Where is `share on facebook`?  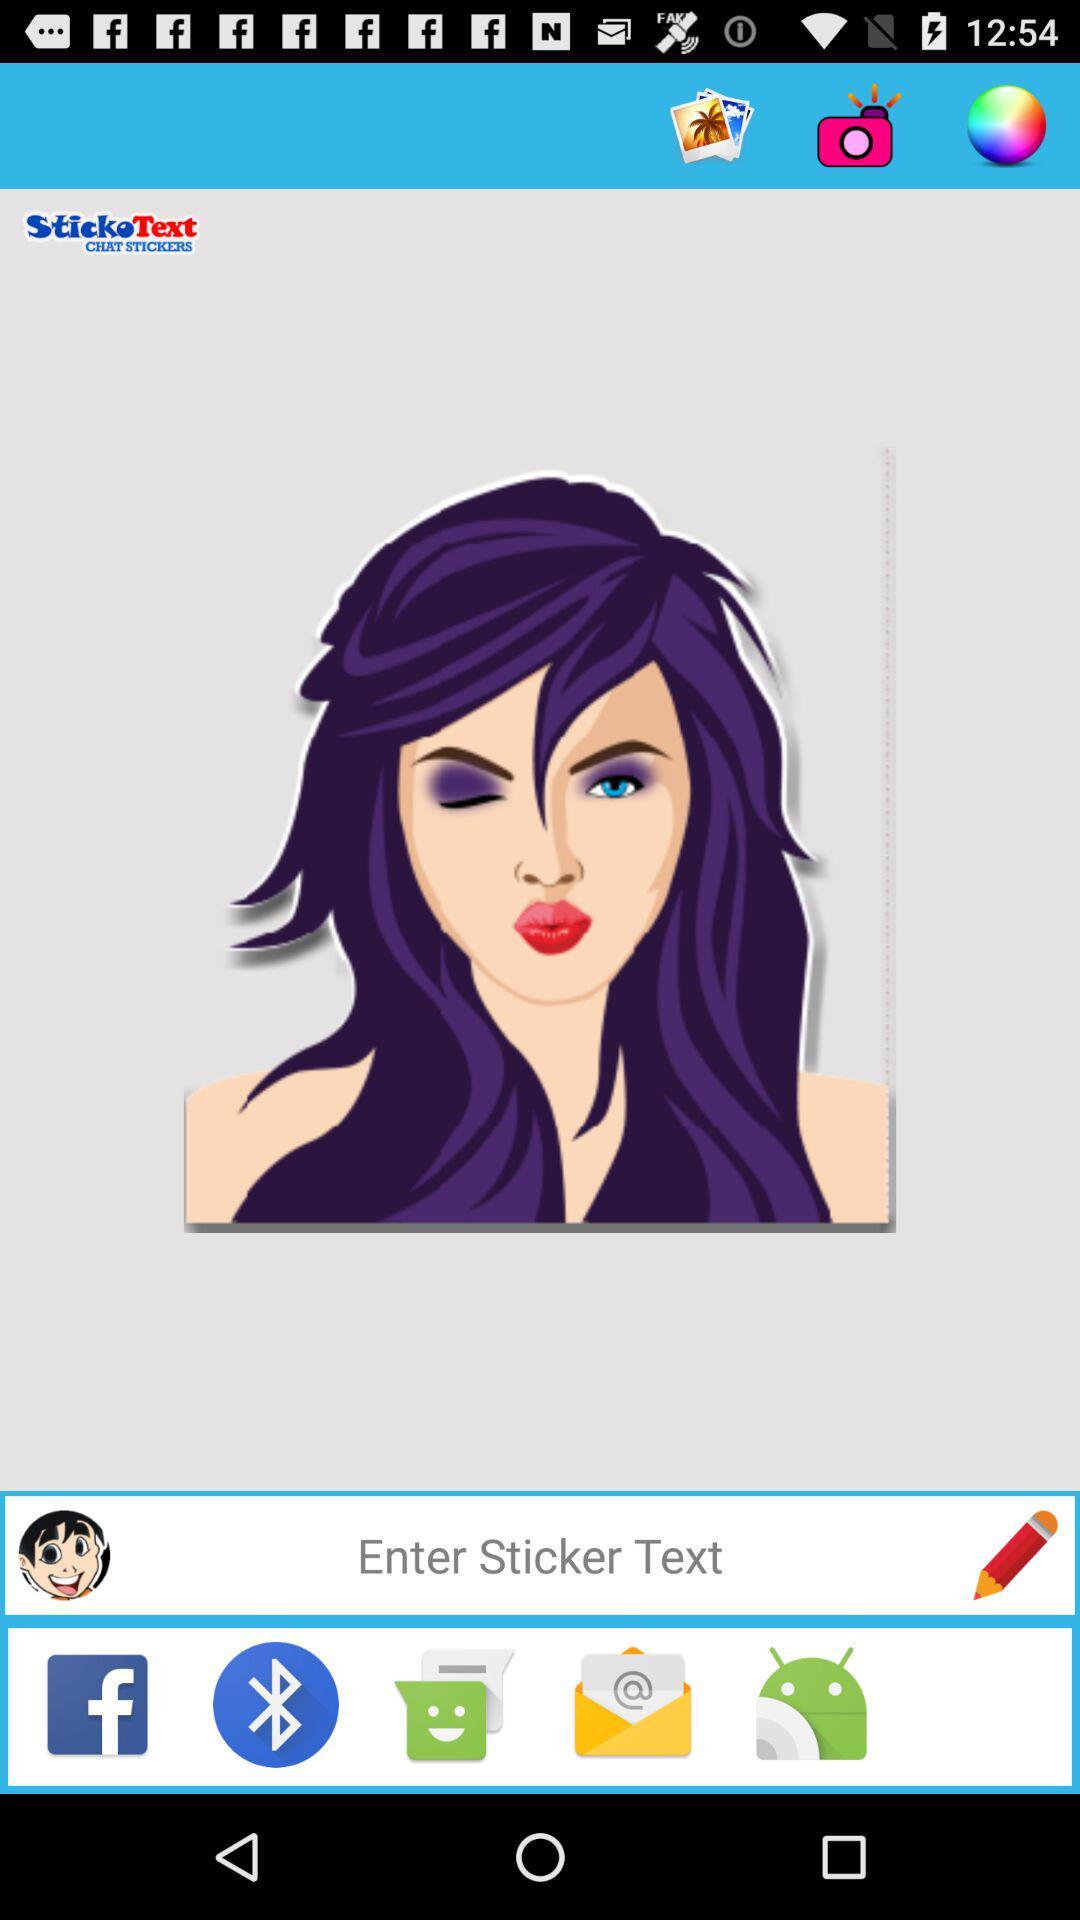
share on facebook is located at coordinates (97, 1703).